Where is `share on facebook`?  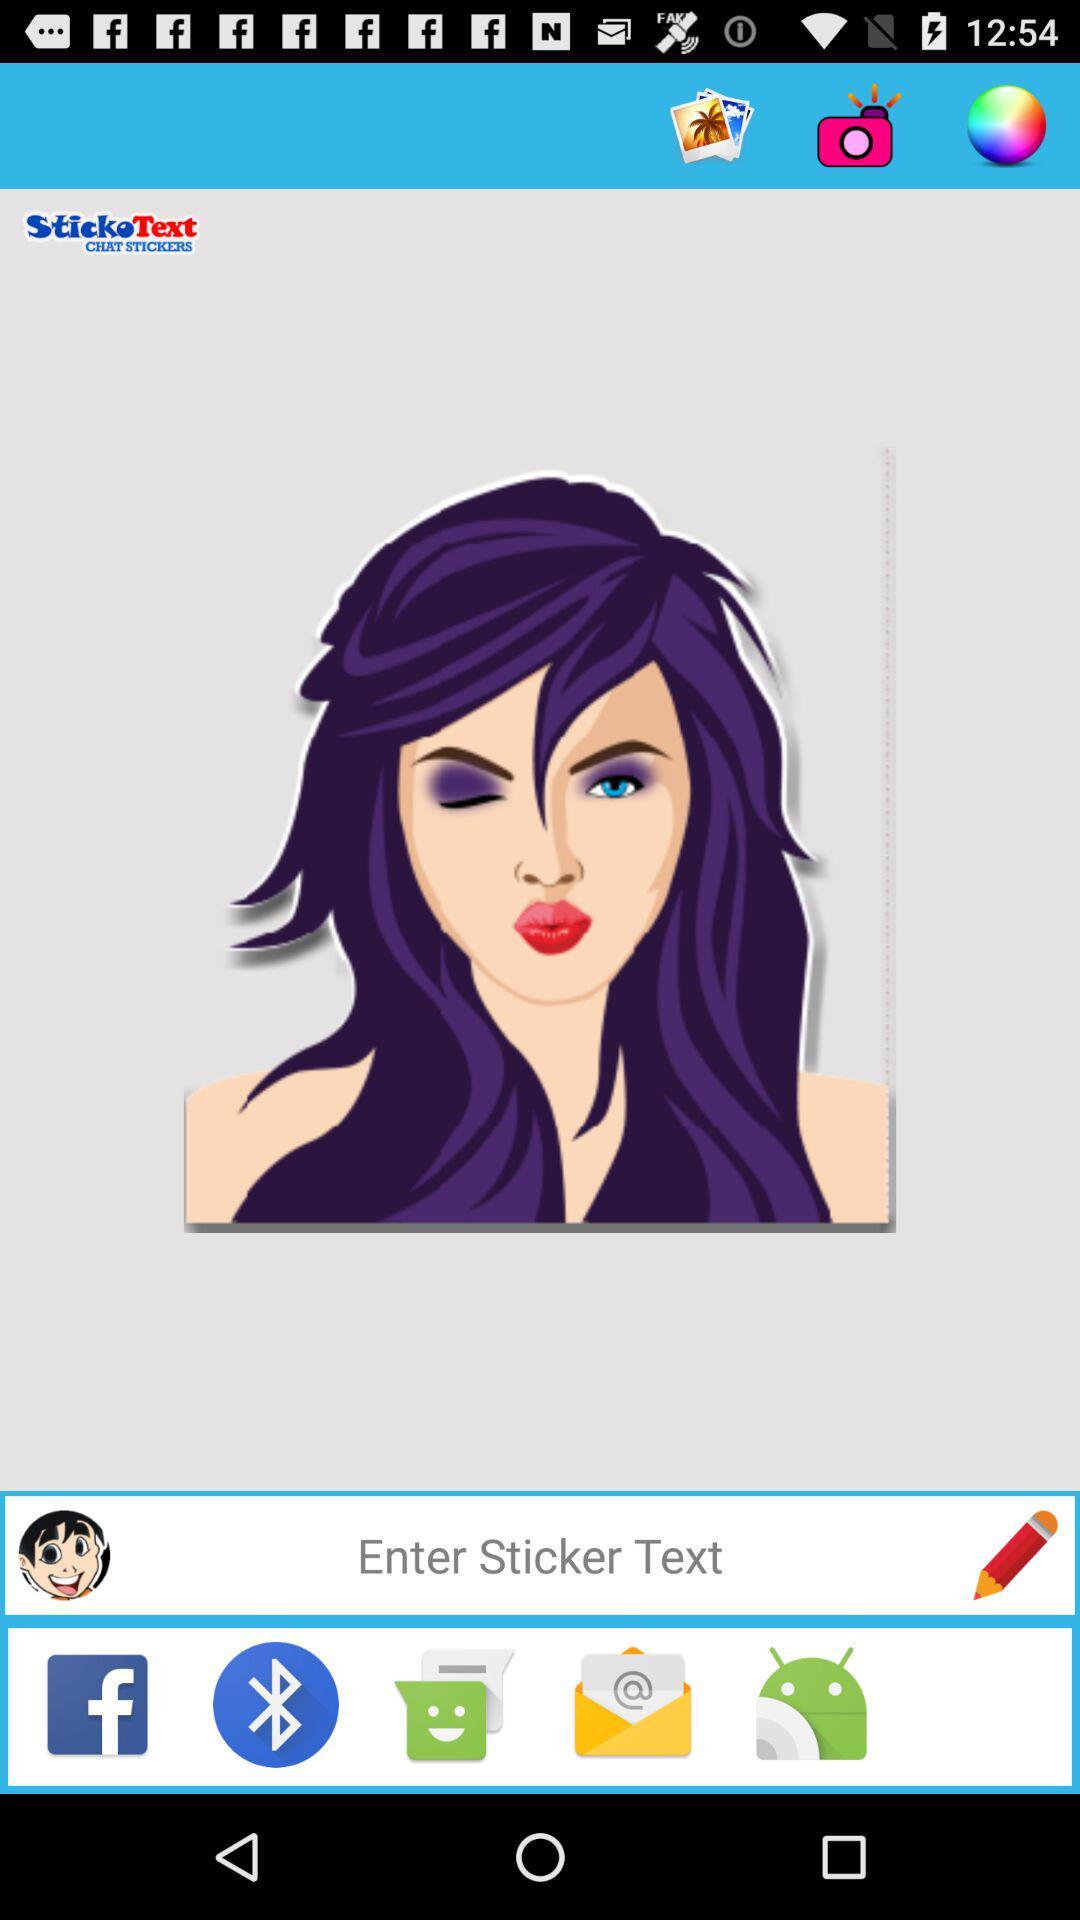
share on facebook is located at coordinates (97, 1703).